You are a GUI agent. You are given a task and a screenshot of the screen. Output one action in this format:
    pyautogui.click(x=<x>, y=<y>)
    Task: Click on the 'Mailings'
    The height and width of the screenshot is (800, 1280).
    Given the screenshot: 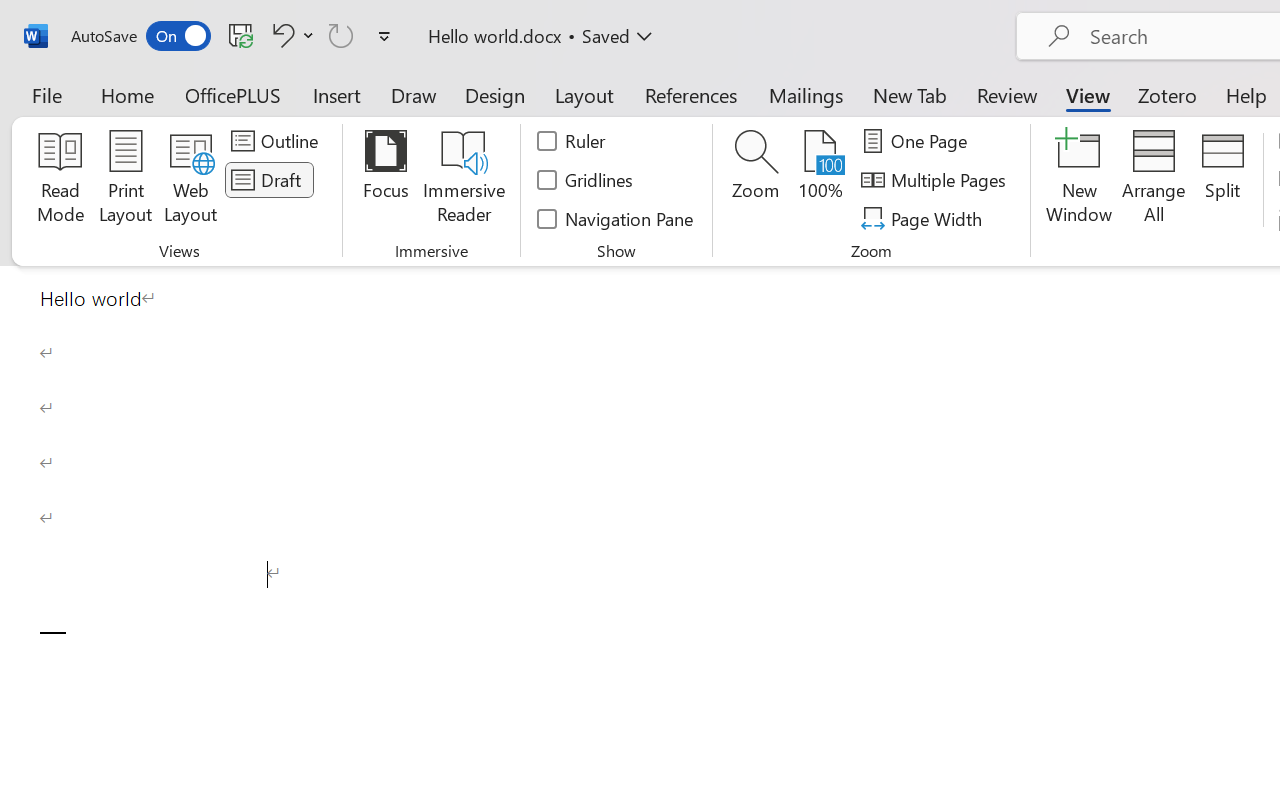 What is the action you would take?
    pyautogui.click(x=806, y=94)
    